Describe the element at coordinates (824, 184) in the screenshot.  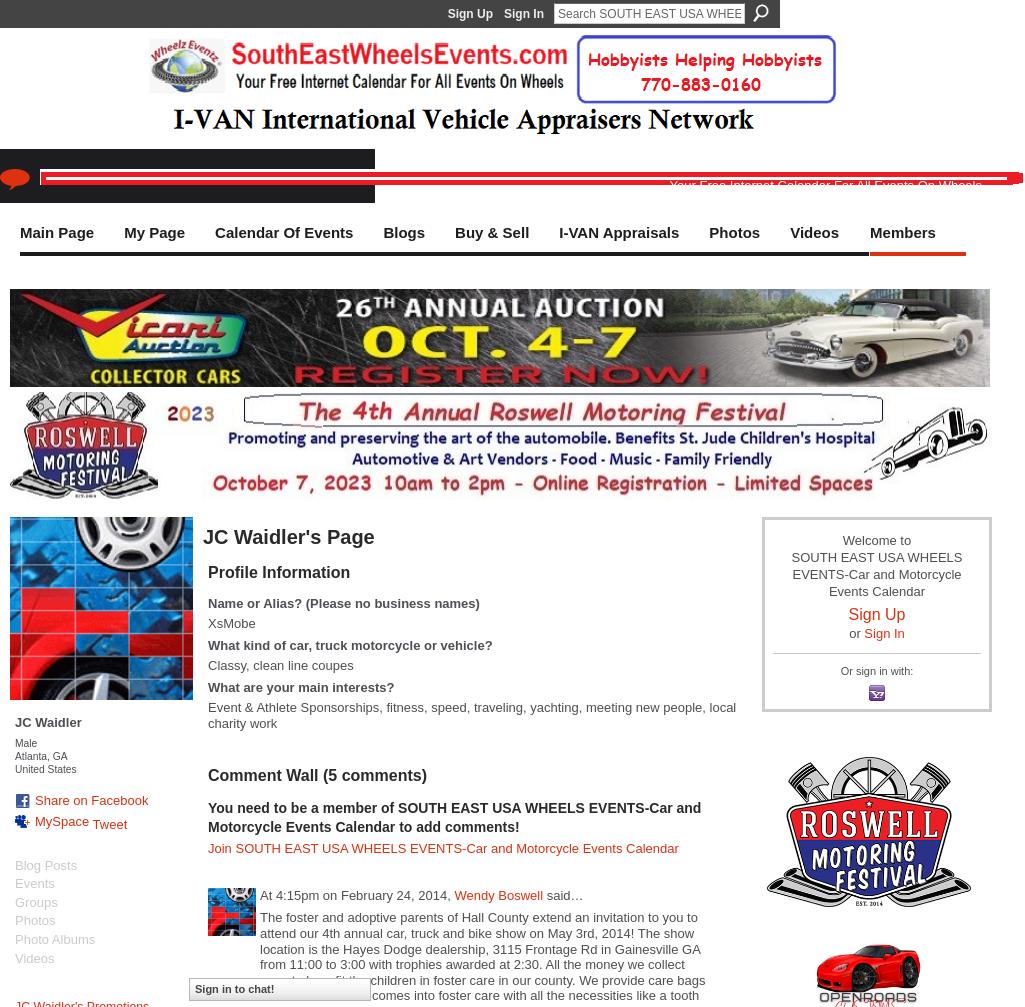
I see `'Your Free Internet Calendar For All Events On Wheels'` at that location.